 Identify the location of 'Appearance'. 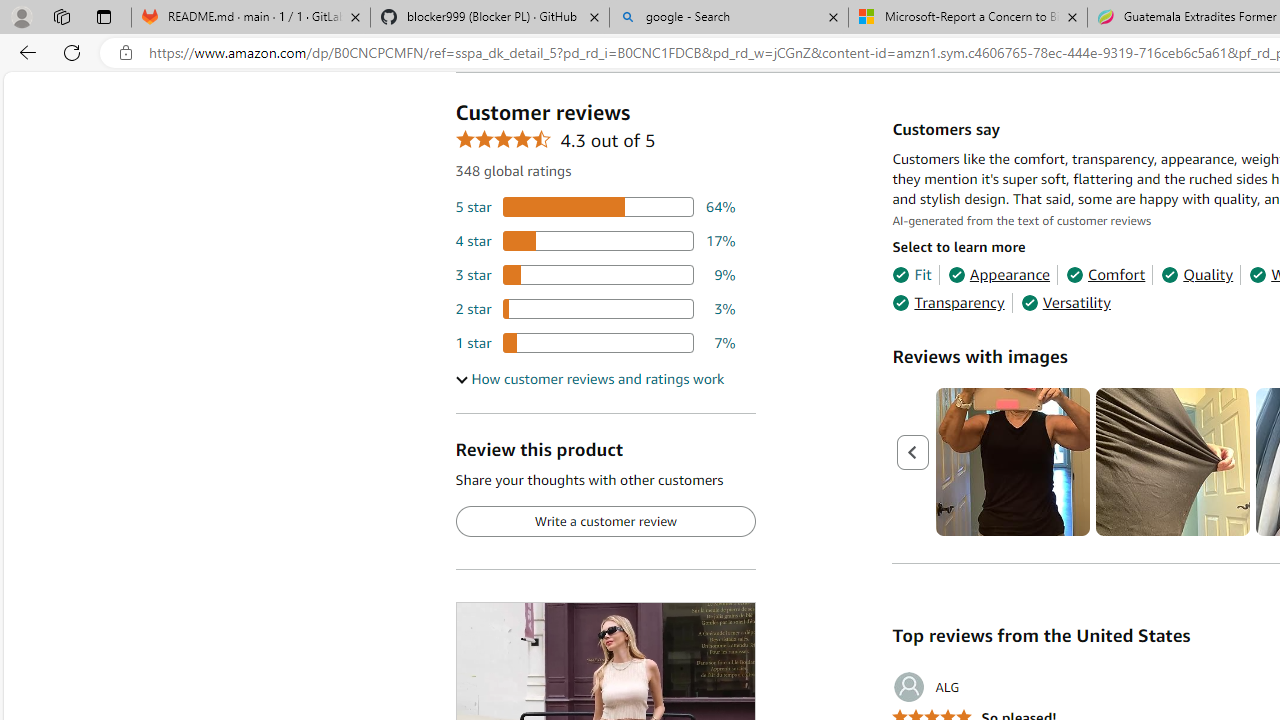
(999, 275).